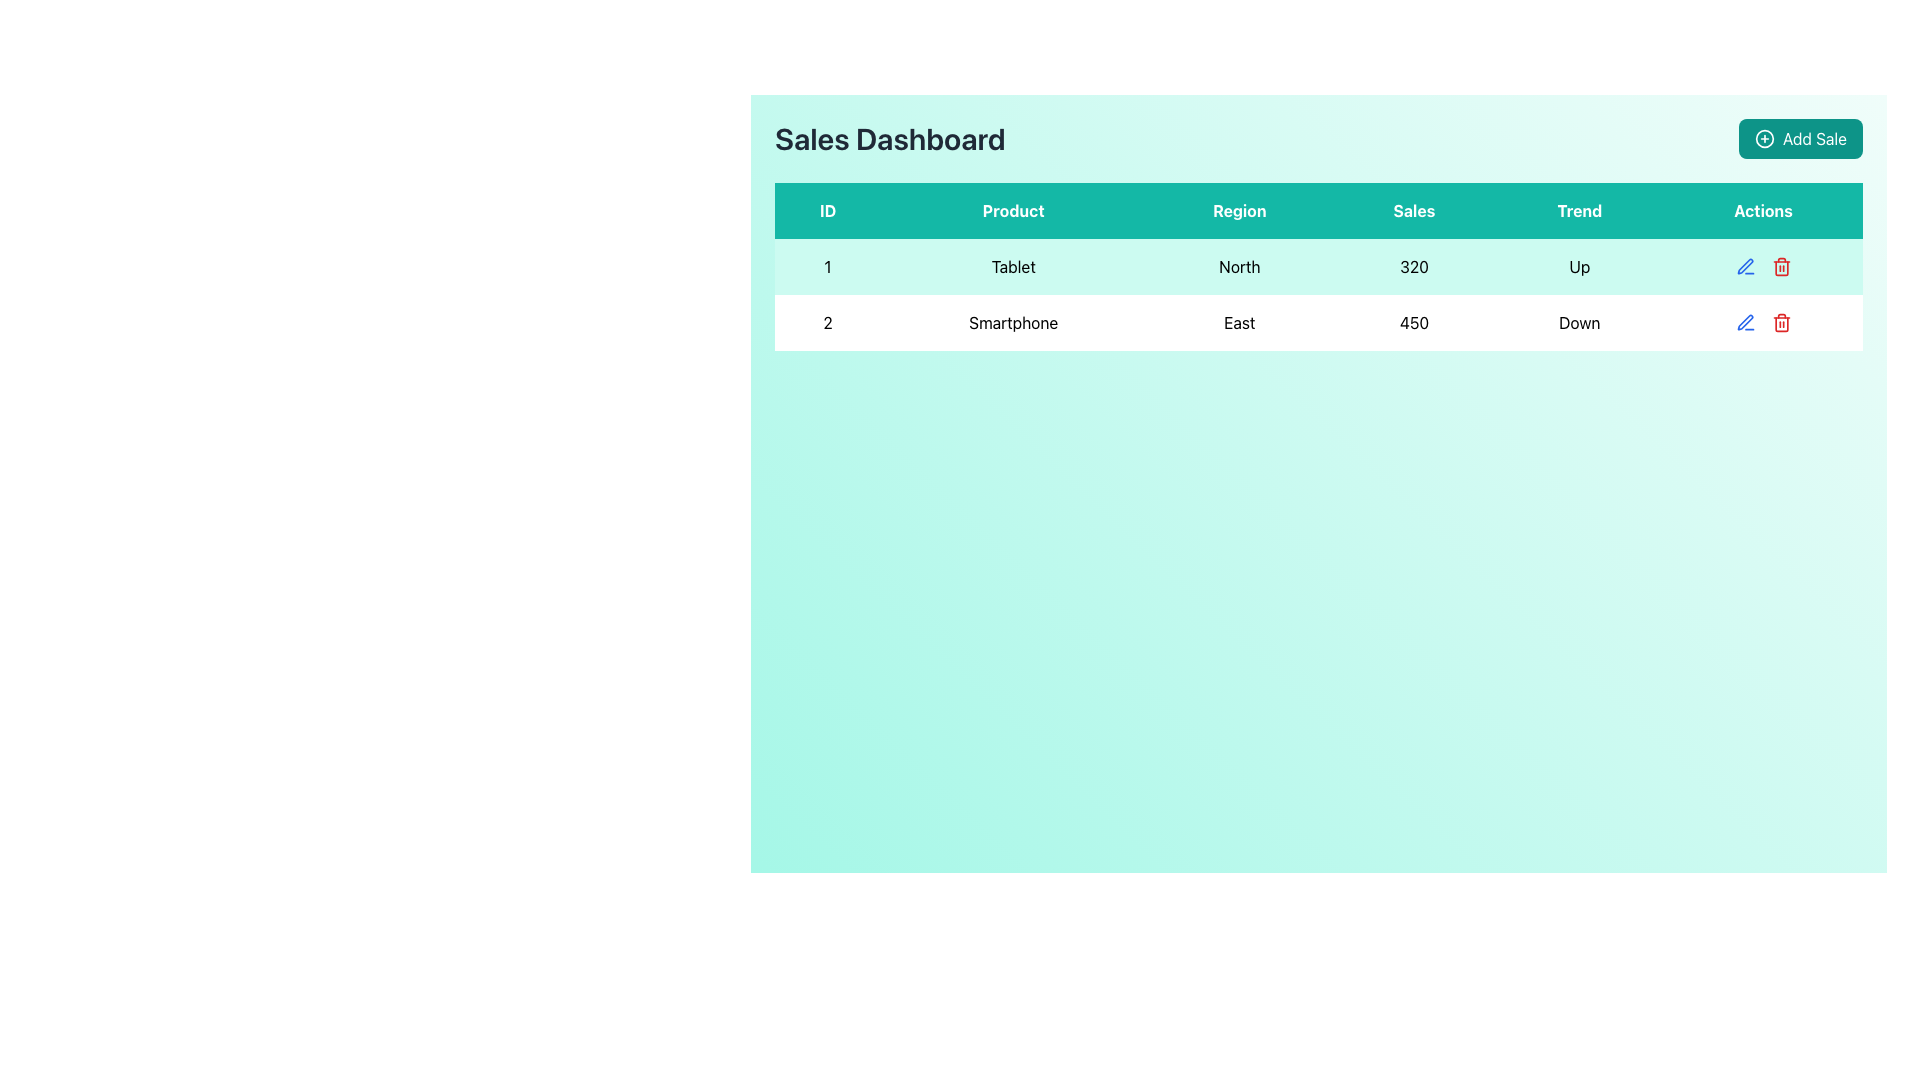 The width and height of the screenshot is (1920, 1080). I want to click on the Table Header Cell displaying 'ID' in bold white font, which is centered in a teal background and is the first header in the table layout, so click(828, 211).